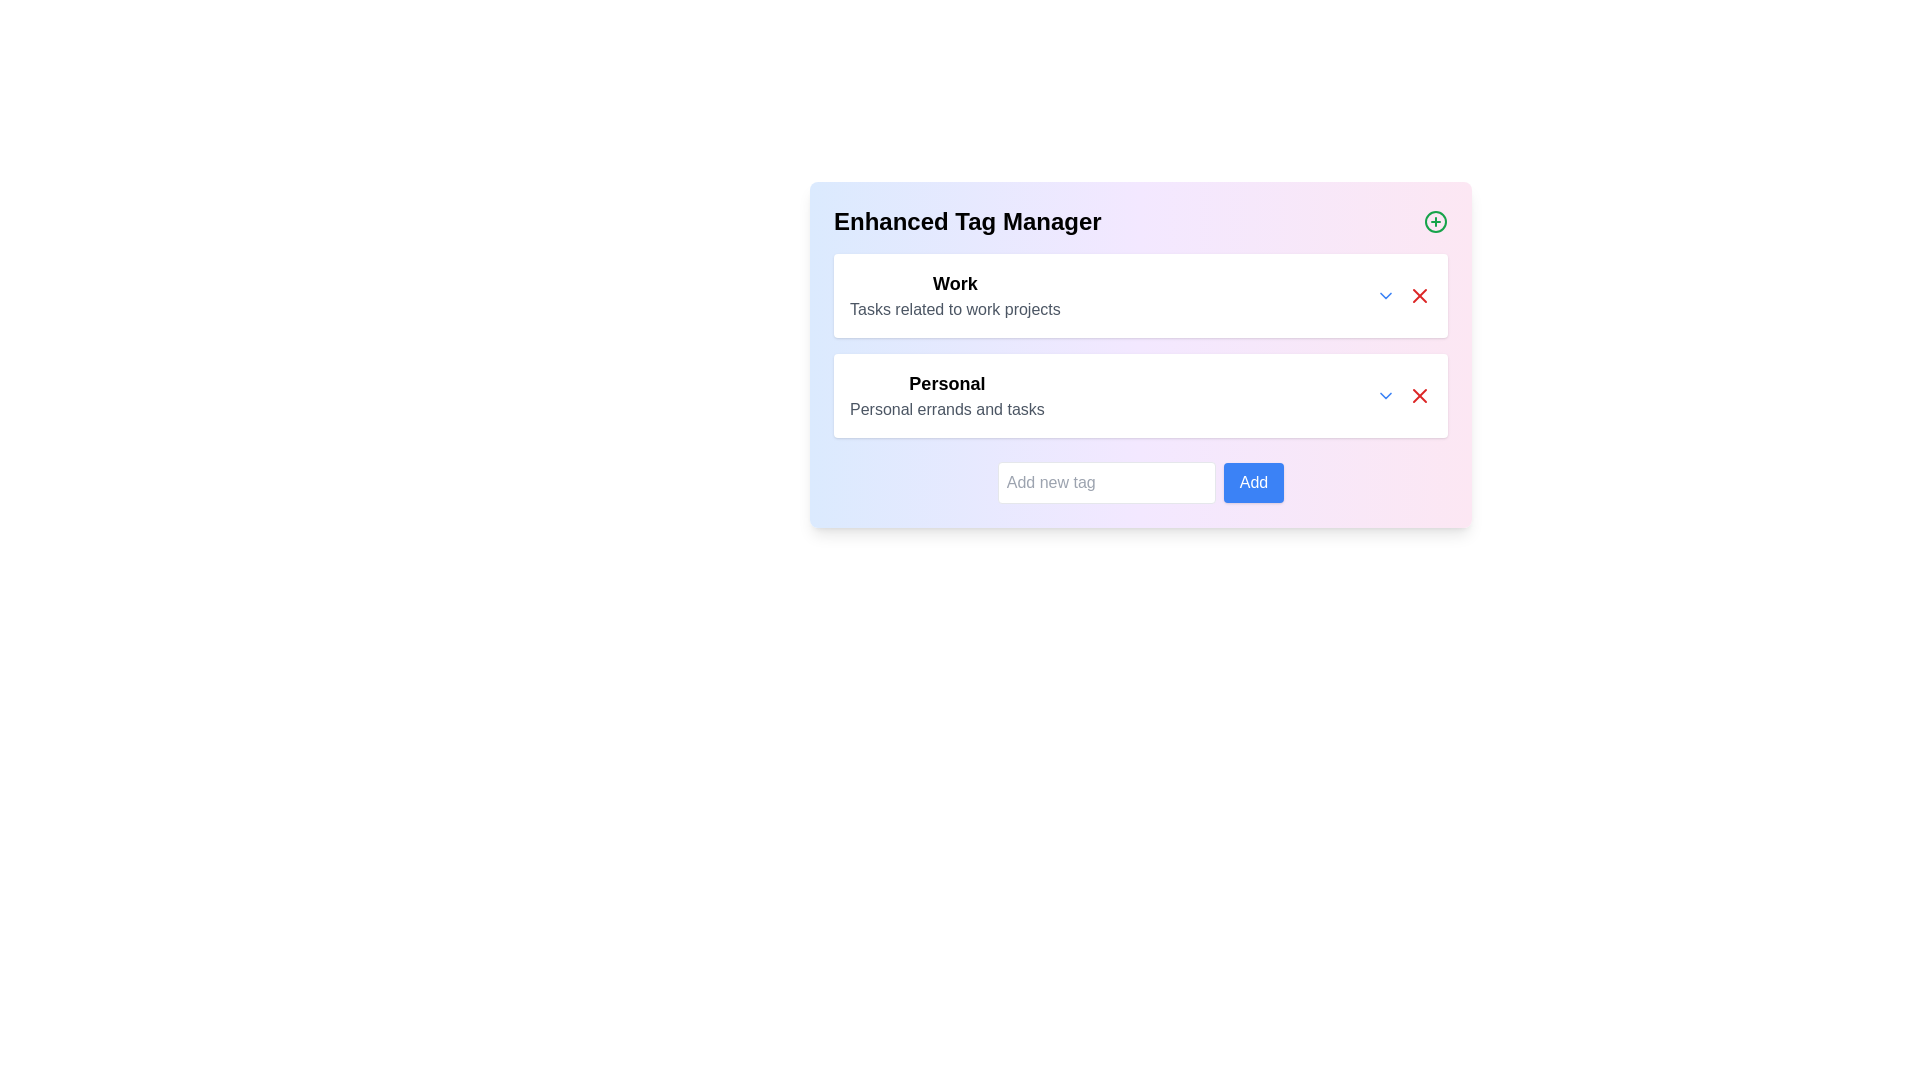  What do you see at coordinates (967, 222) in the screenshot?
I see `the text label containing the phrase 'Enhanced Tag Manager'` at bounding box center [967, 222].